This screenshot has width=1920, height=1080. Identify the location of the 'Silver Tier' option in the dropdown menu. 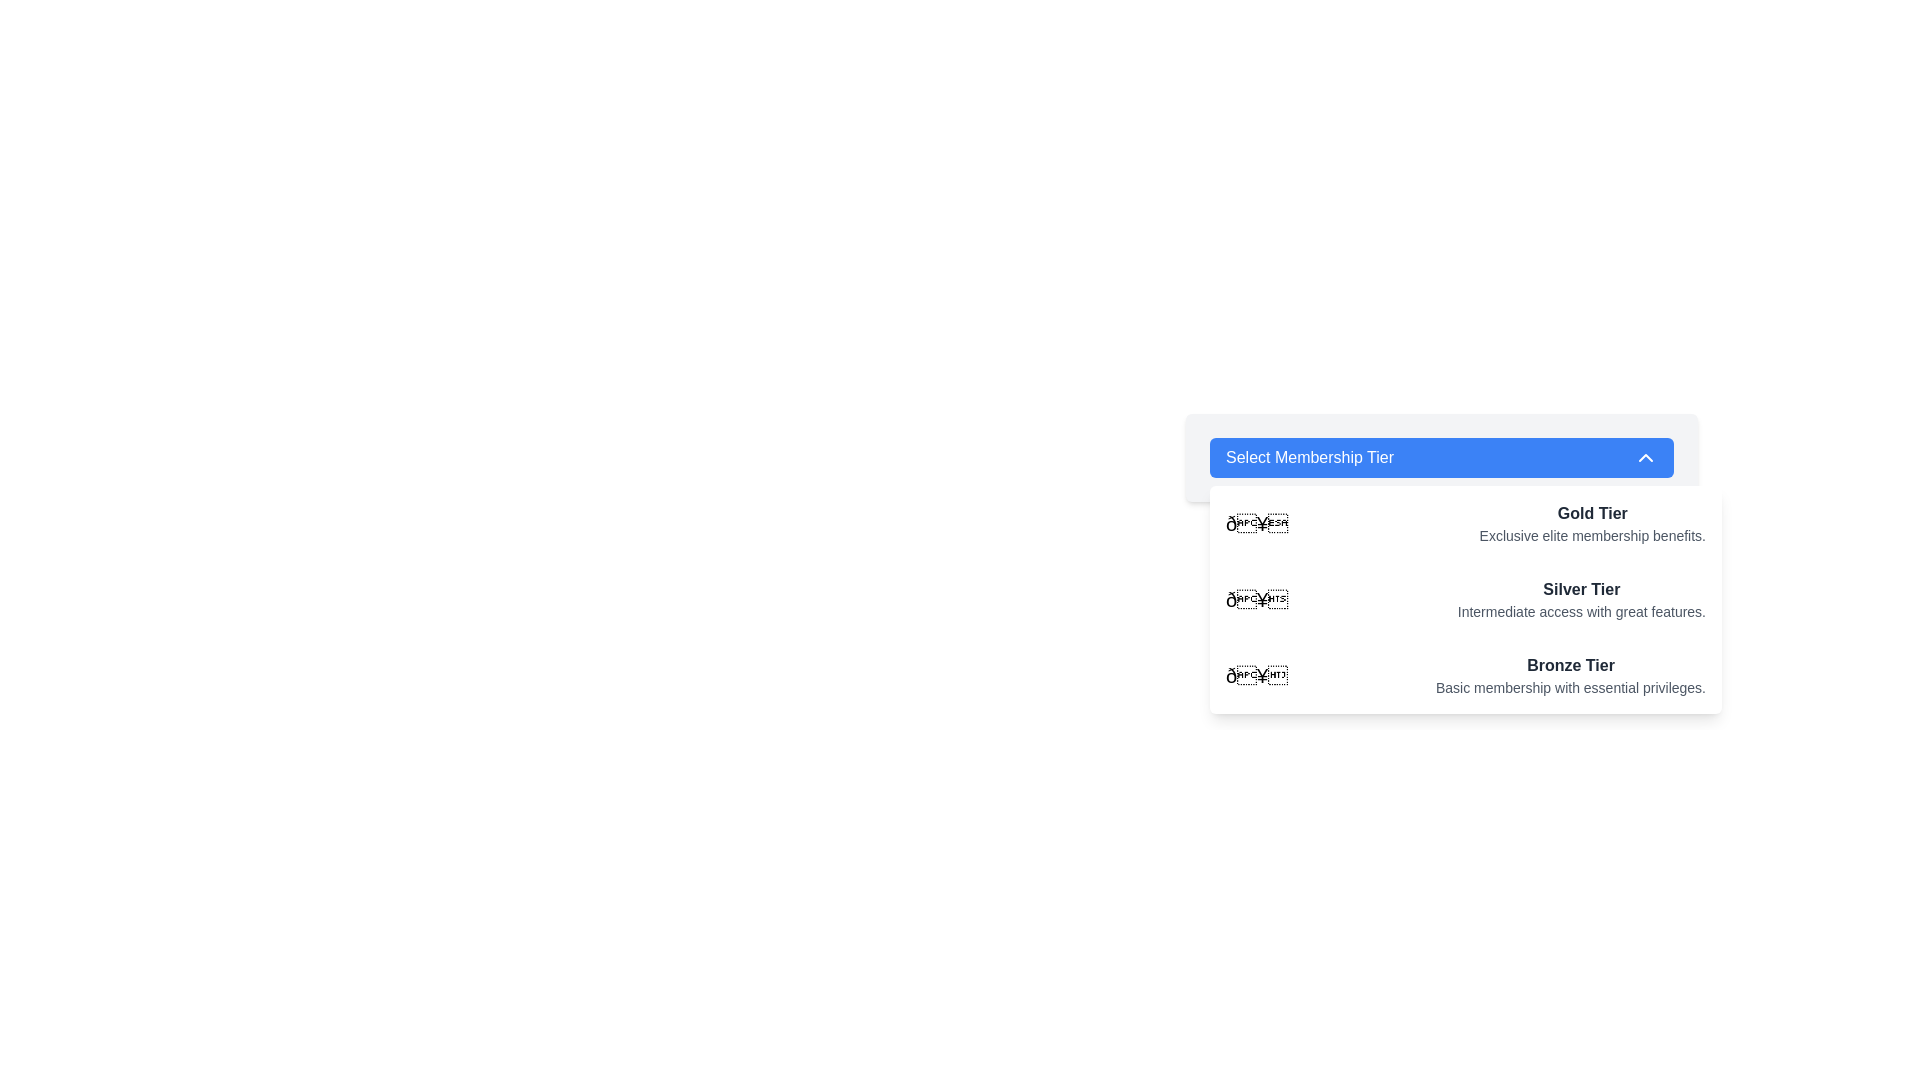
(1465, 599).